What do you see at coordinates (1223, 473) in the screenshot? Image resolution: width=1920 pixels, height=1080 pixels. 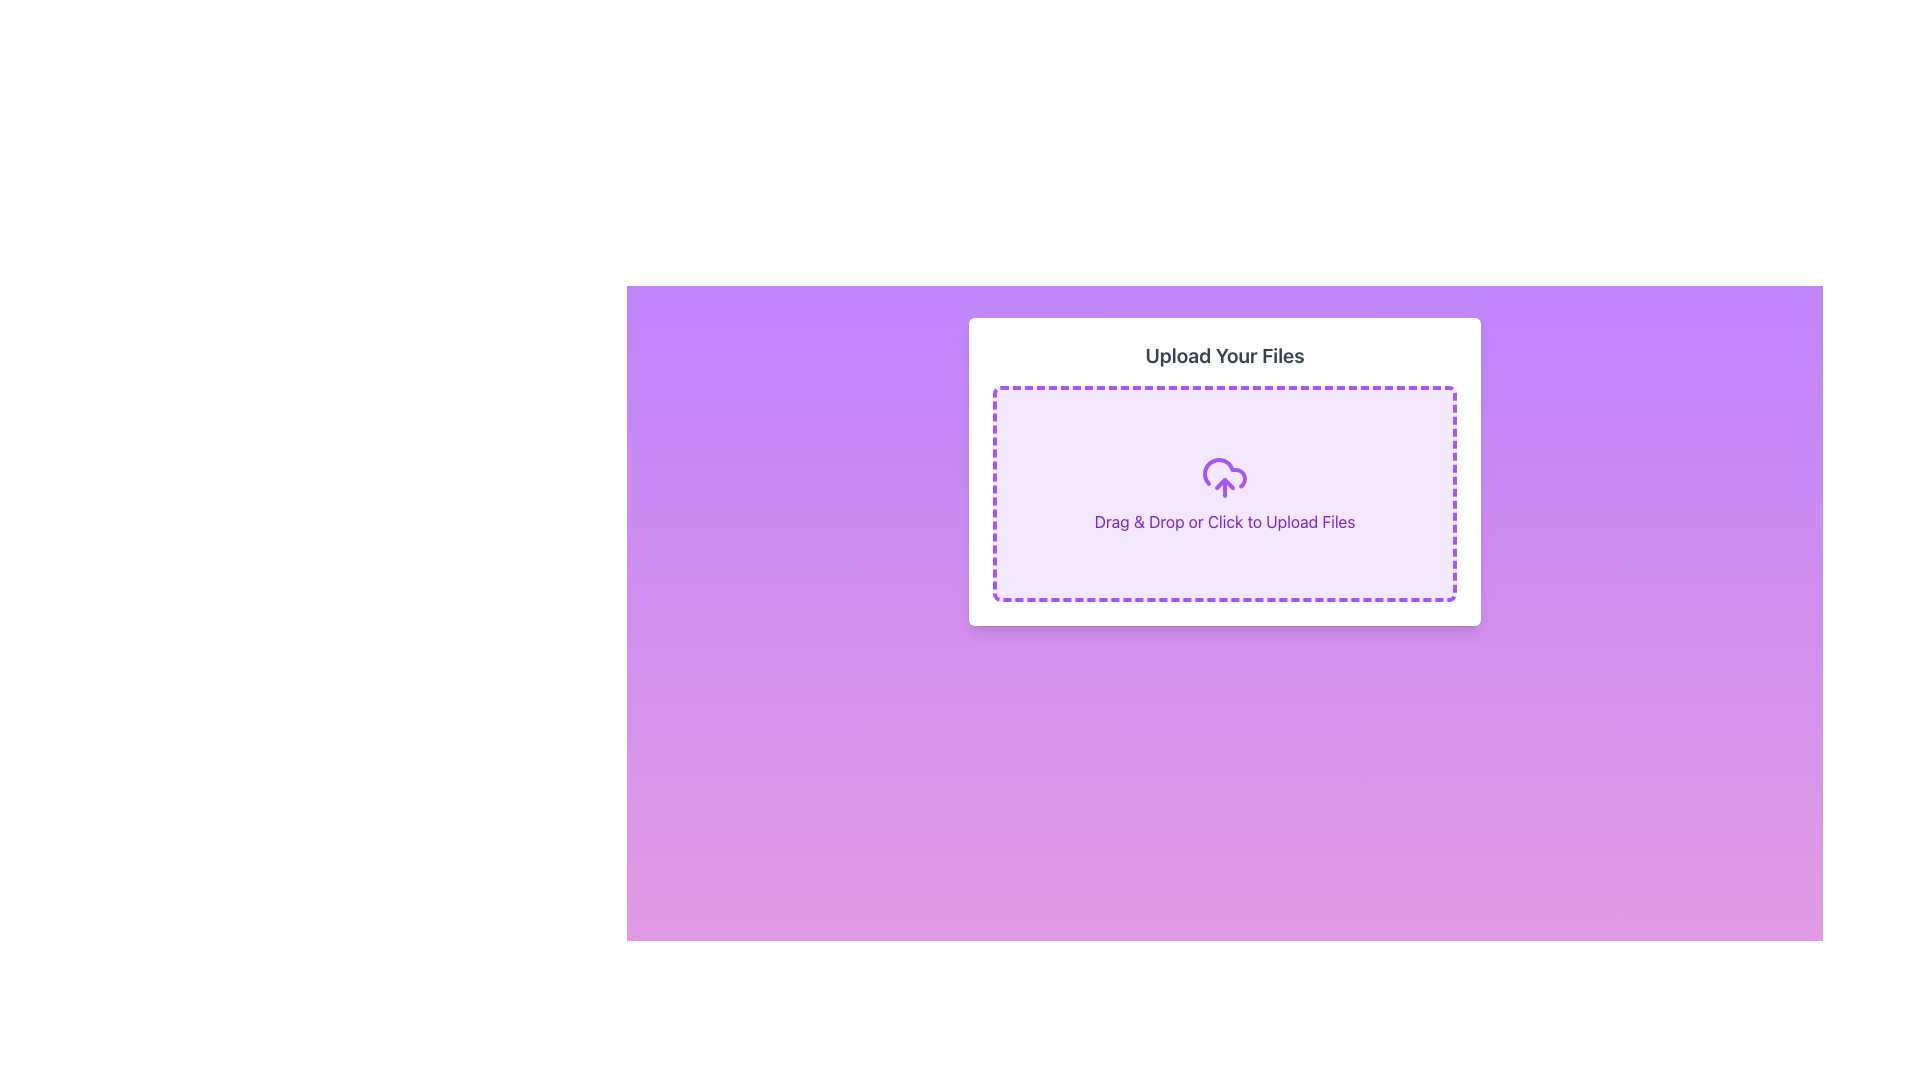 I see `the purple outlined cloud-shaped icon with an open side and a curved top, which is part of the cloud upload graphic` at bounding box center [1223, 473].